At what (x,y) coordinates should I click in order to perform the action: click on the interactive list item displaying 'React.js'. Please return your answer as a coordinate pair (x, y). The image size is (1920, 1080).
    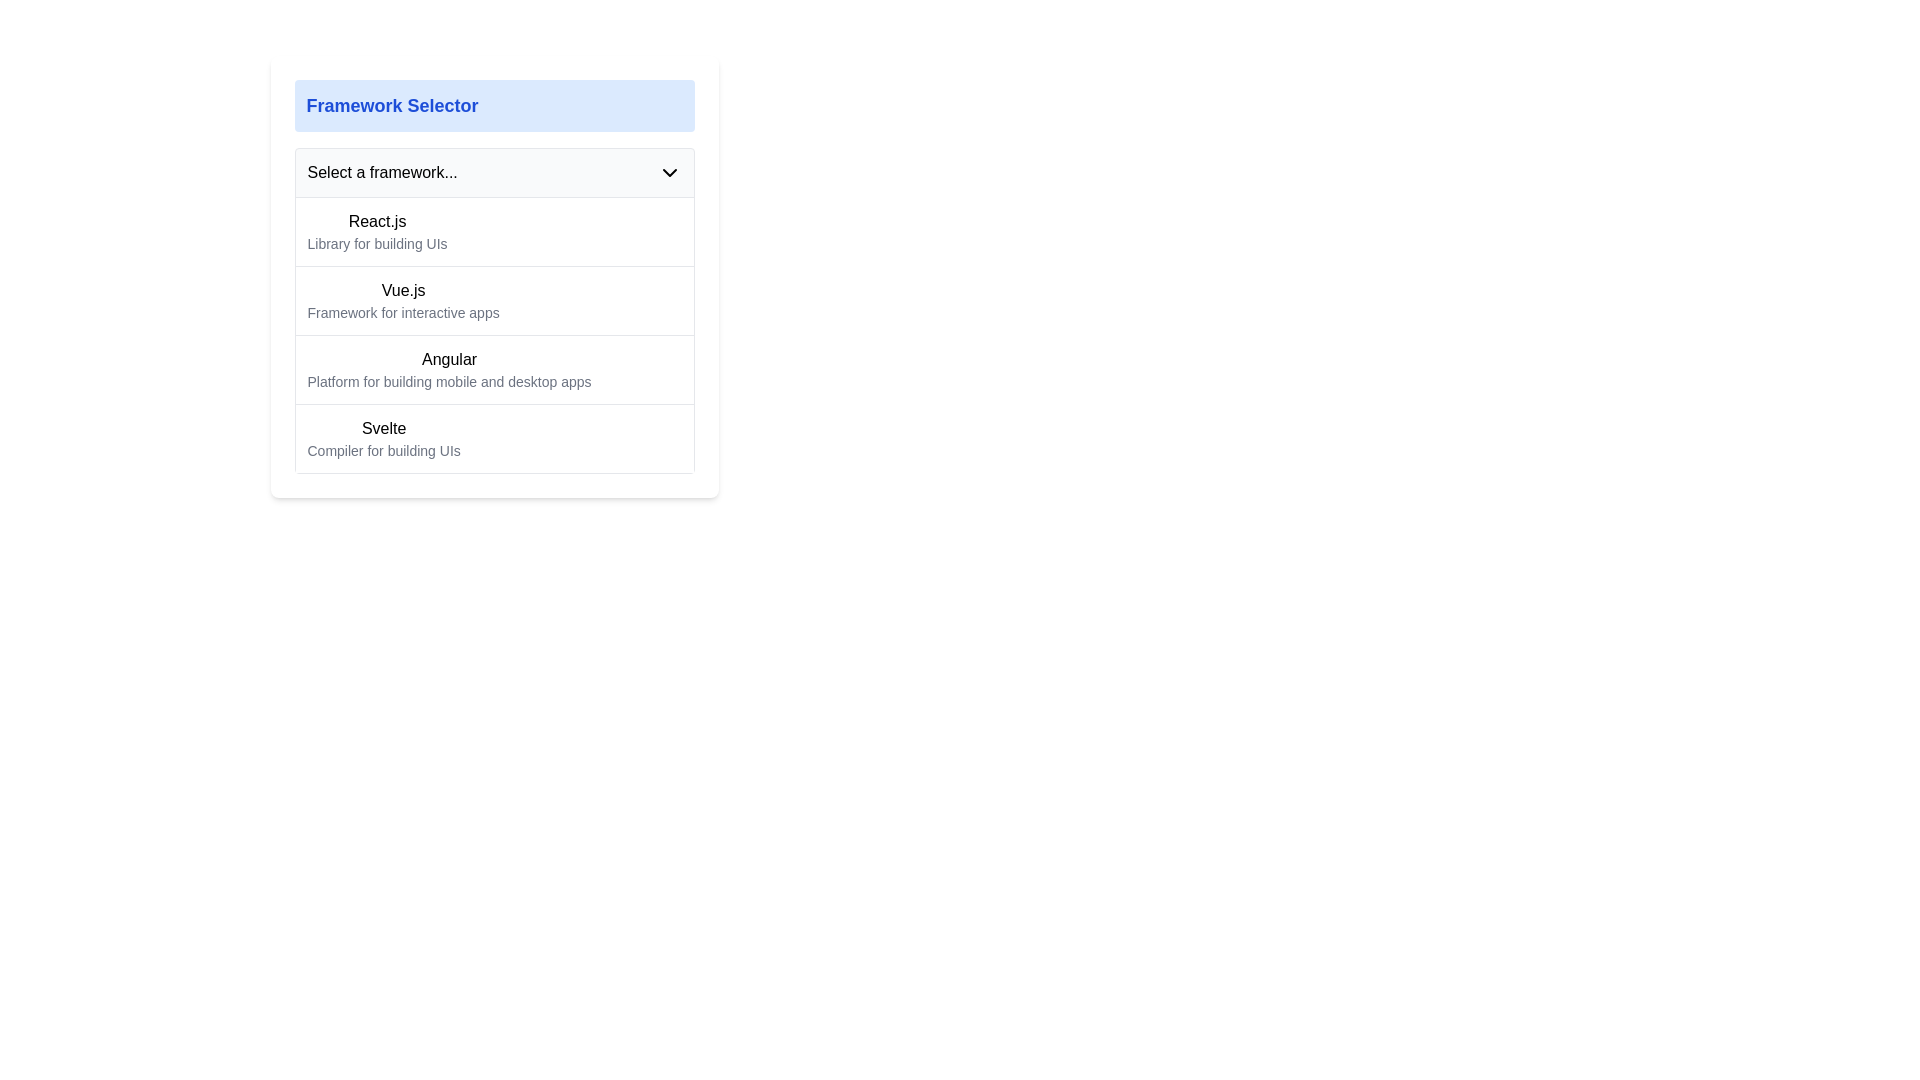
    Looking at the image, I should click on (494, 230).